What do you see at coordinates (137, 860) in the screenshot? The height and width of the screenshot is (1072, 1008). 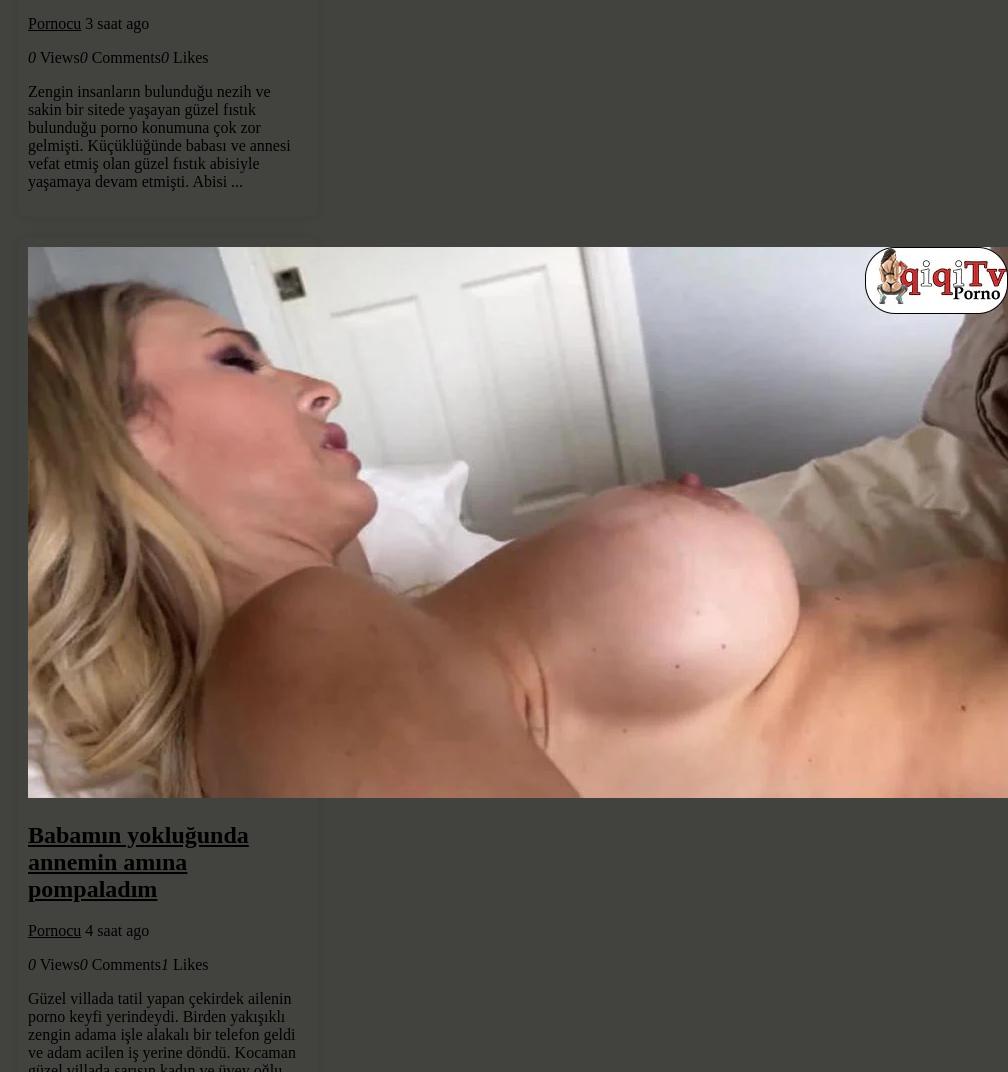 I see `'Babamın yokluğunda annemin amına pompaladım'` at bounding box center [137, 860].